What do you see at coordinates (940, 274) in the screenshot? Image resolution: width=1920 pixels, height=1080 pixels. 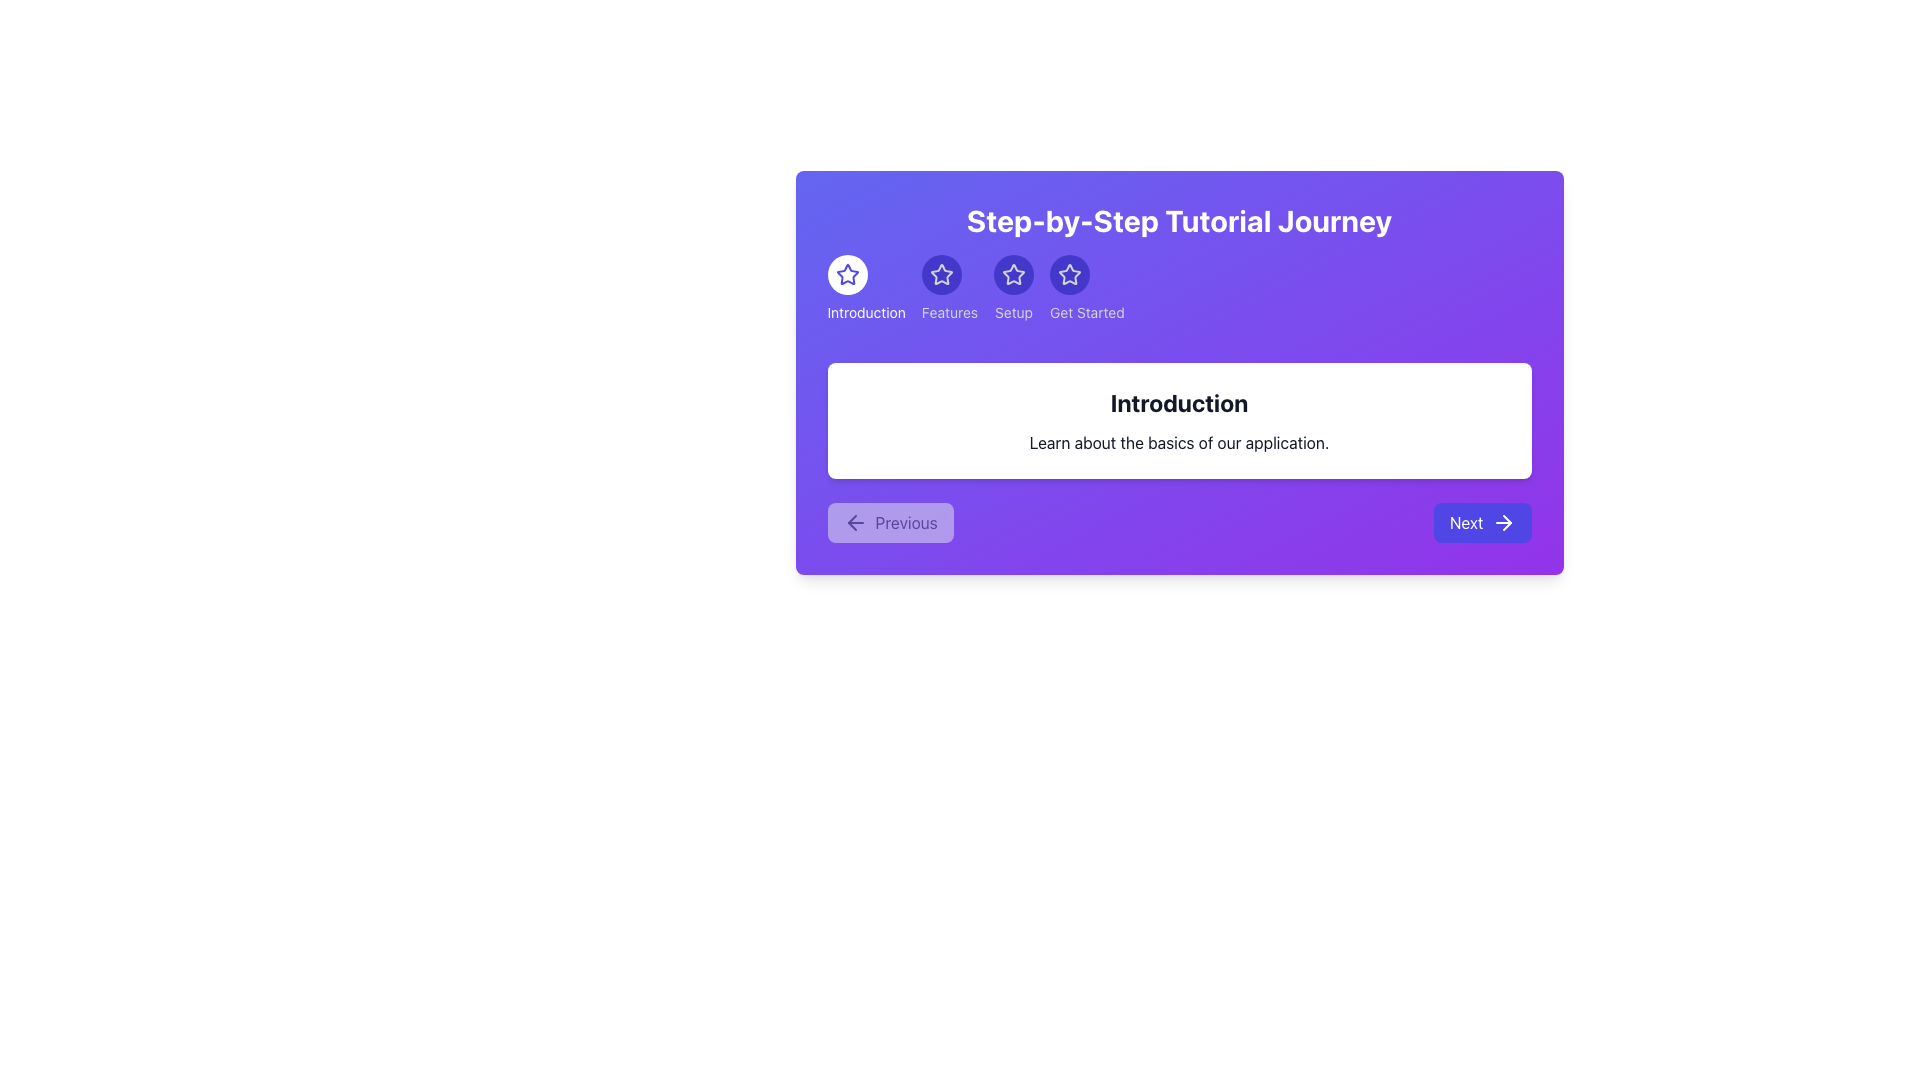 I see `the 'Features' step icon in the guided tutorial, which is the second icon from the left, following the 'Introduction' step indicator` at bounding box center [940, 274].